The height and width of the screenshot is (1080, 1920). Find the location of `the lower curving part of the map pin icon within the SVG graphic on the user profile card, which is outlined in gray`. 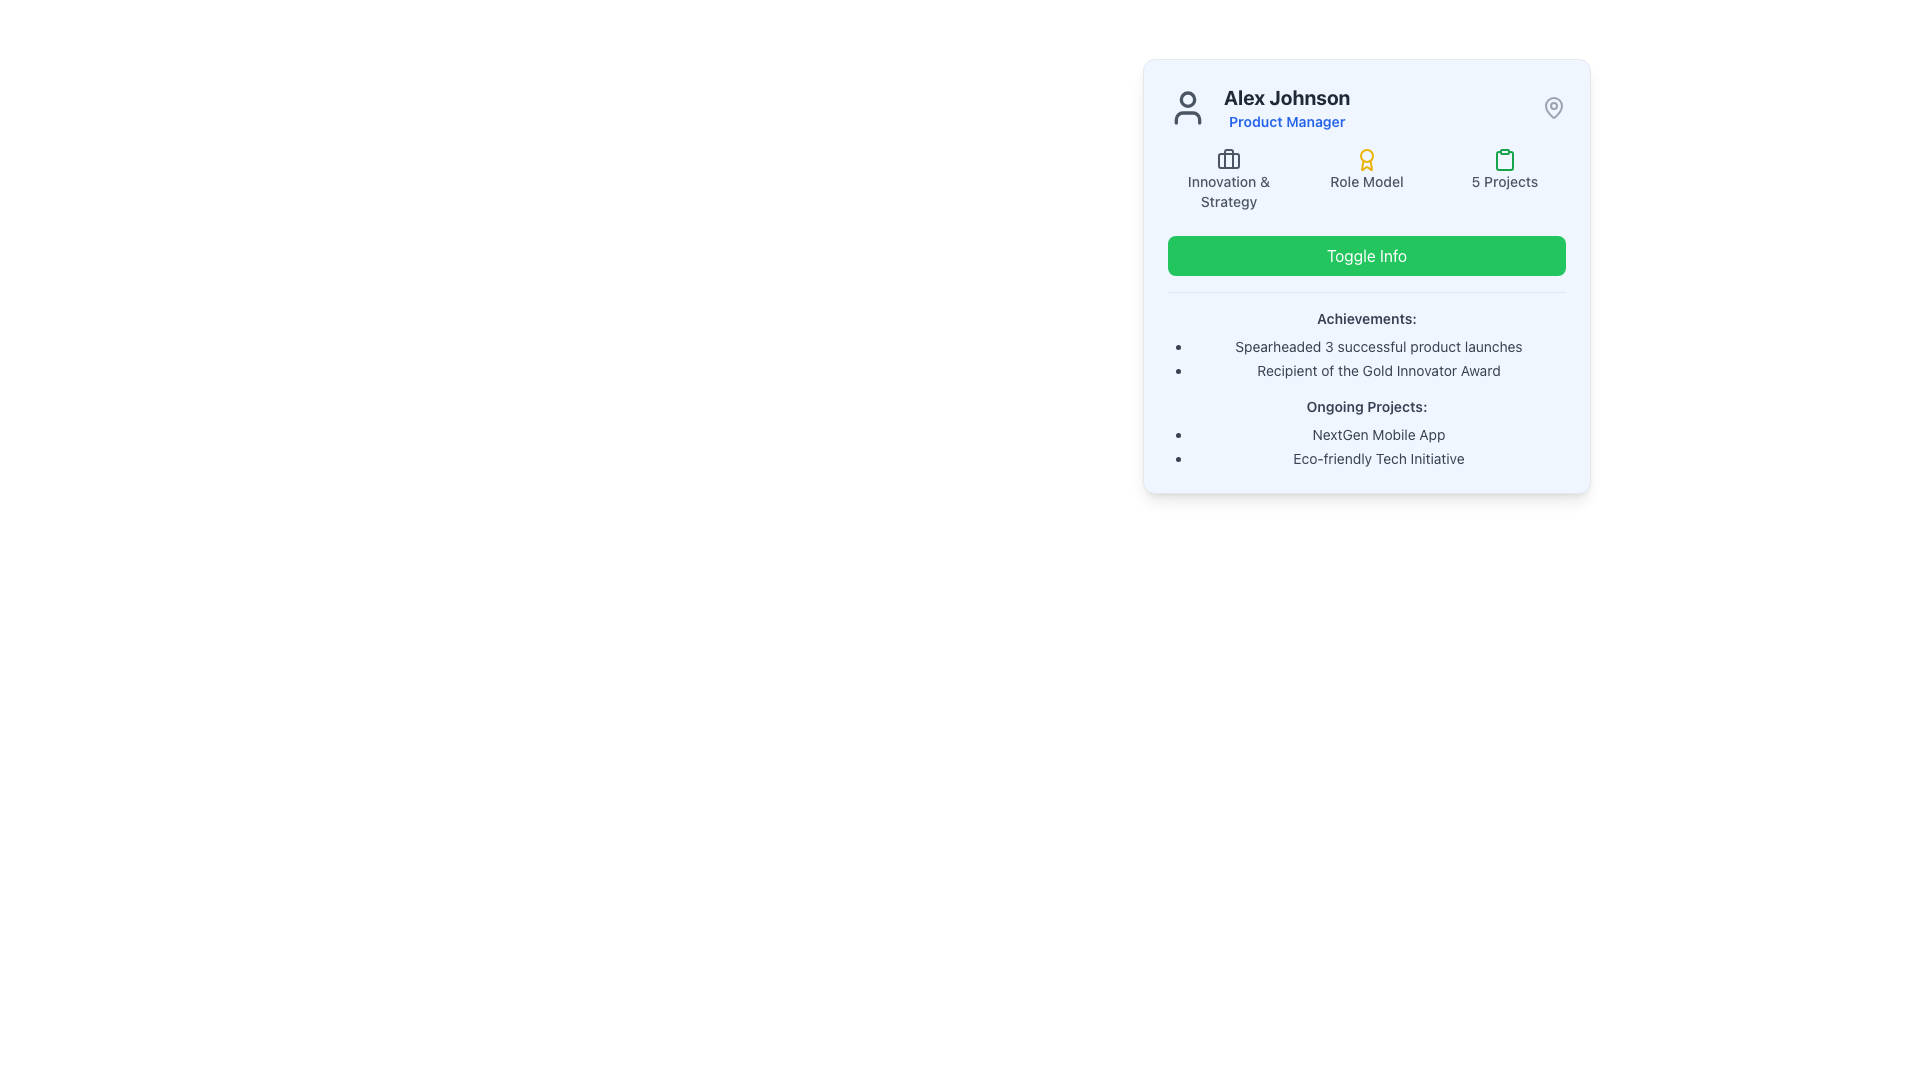

the lower curving part of the map pin icon within the SVG graphic on the user profile card, which is outlined in gray is located at coordinates (1553, 107).